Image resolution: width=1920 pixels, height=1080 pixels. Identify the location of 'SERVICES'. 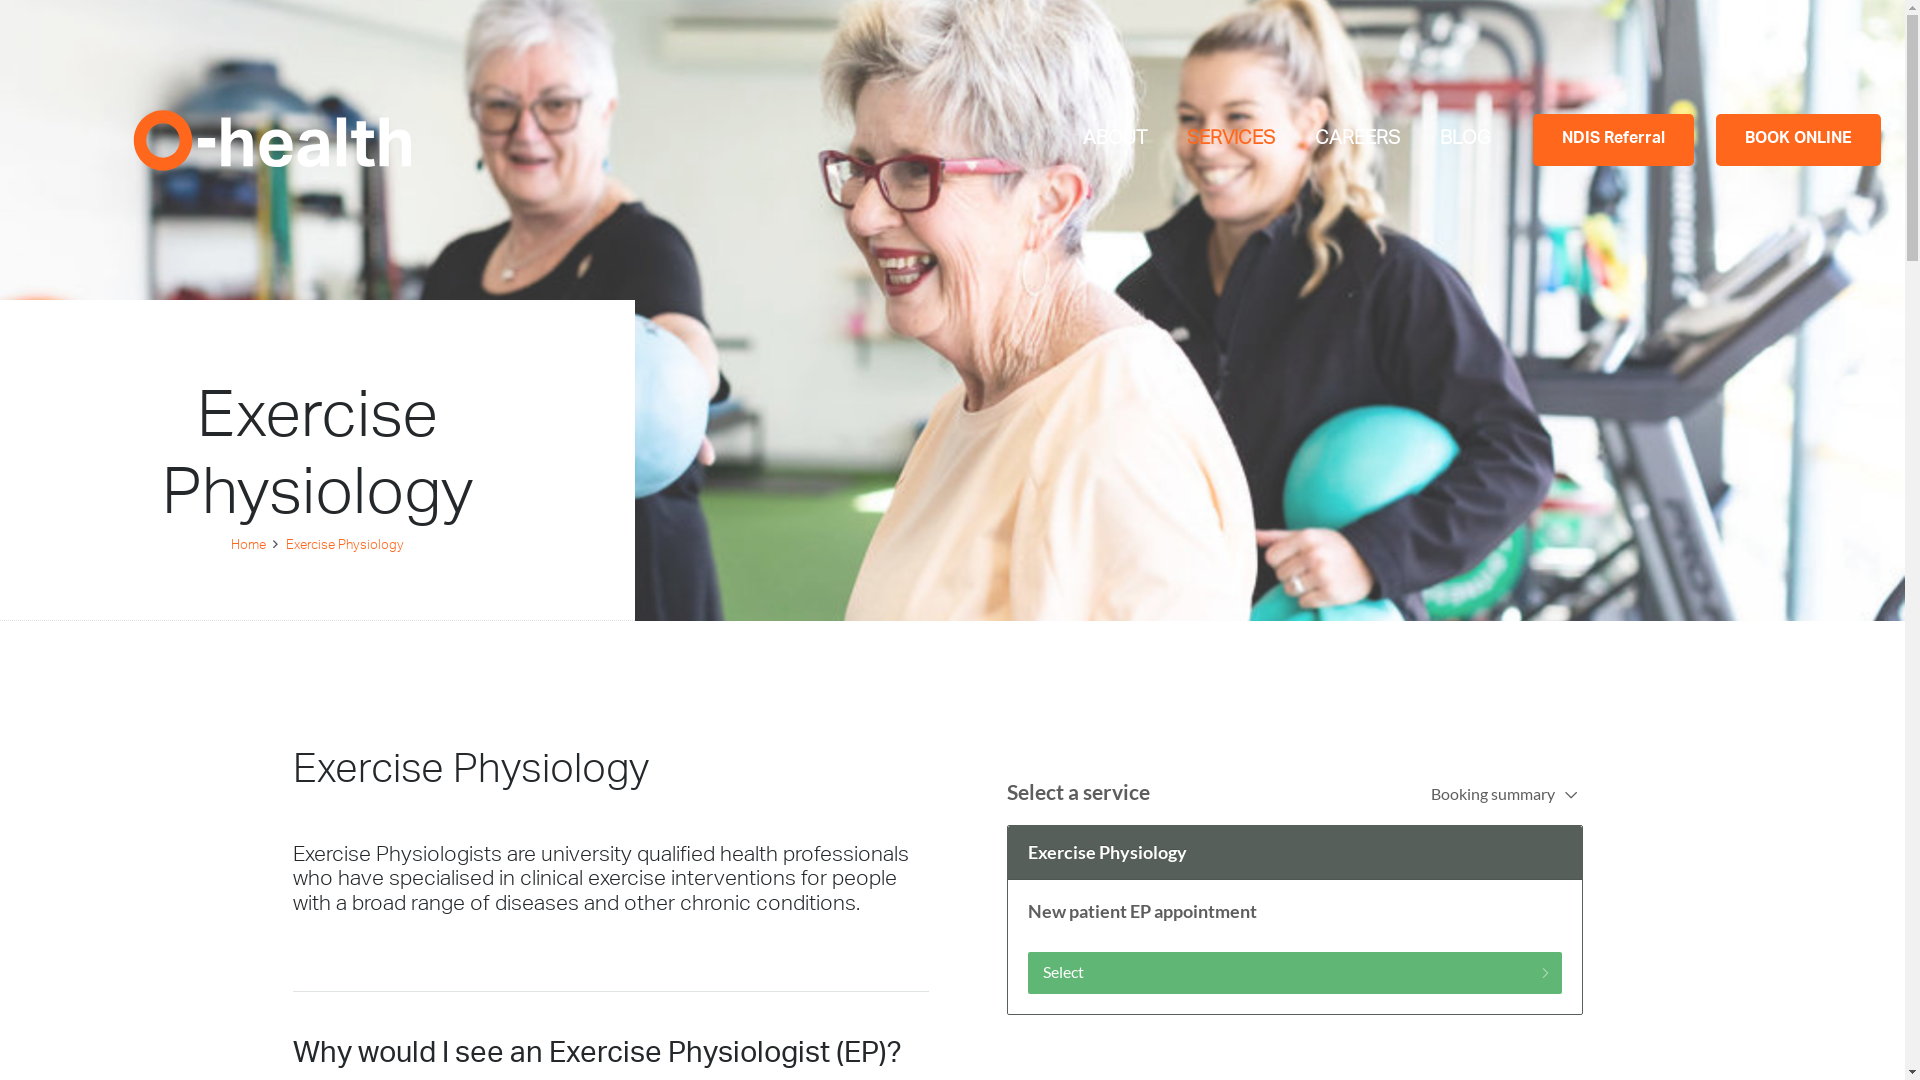
(1166, 138).